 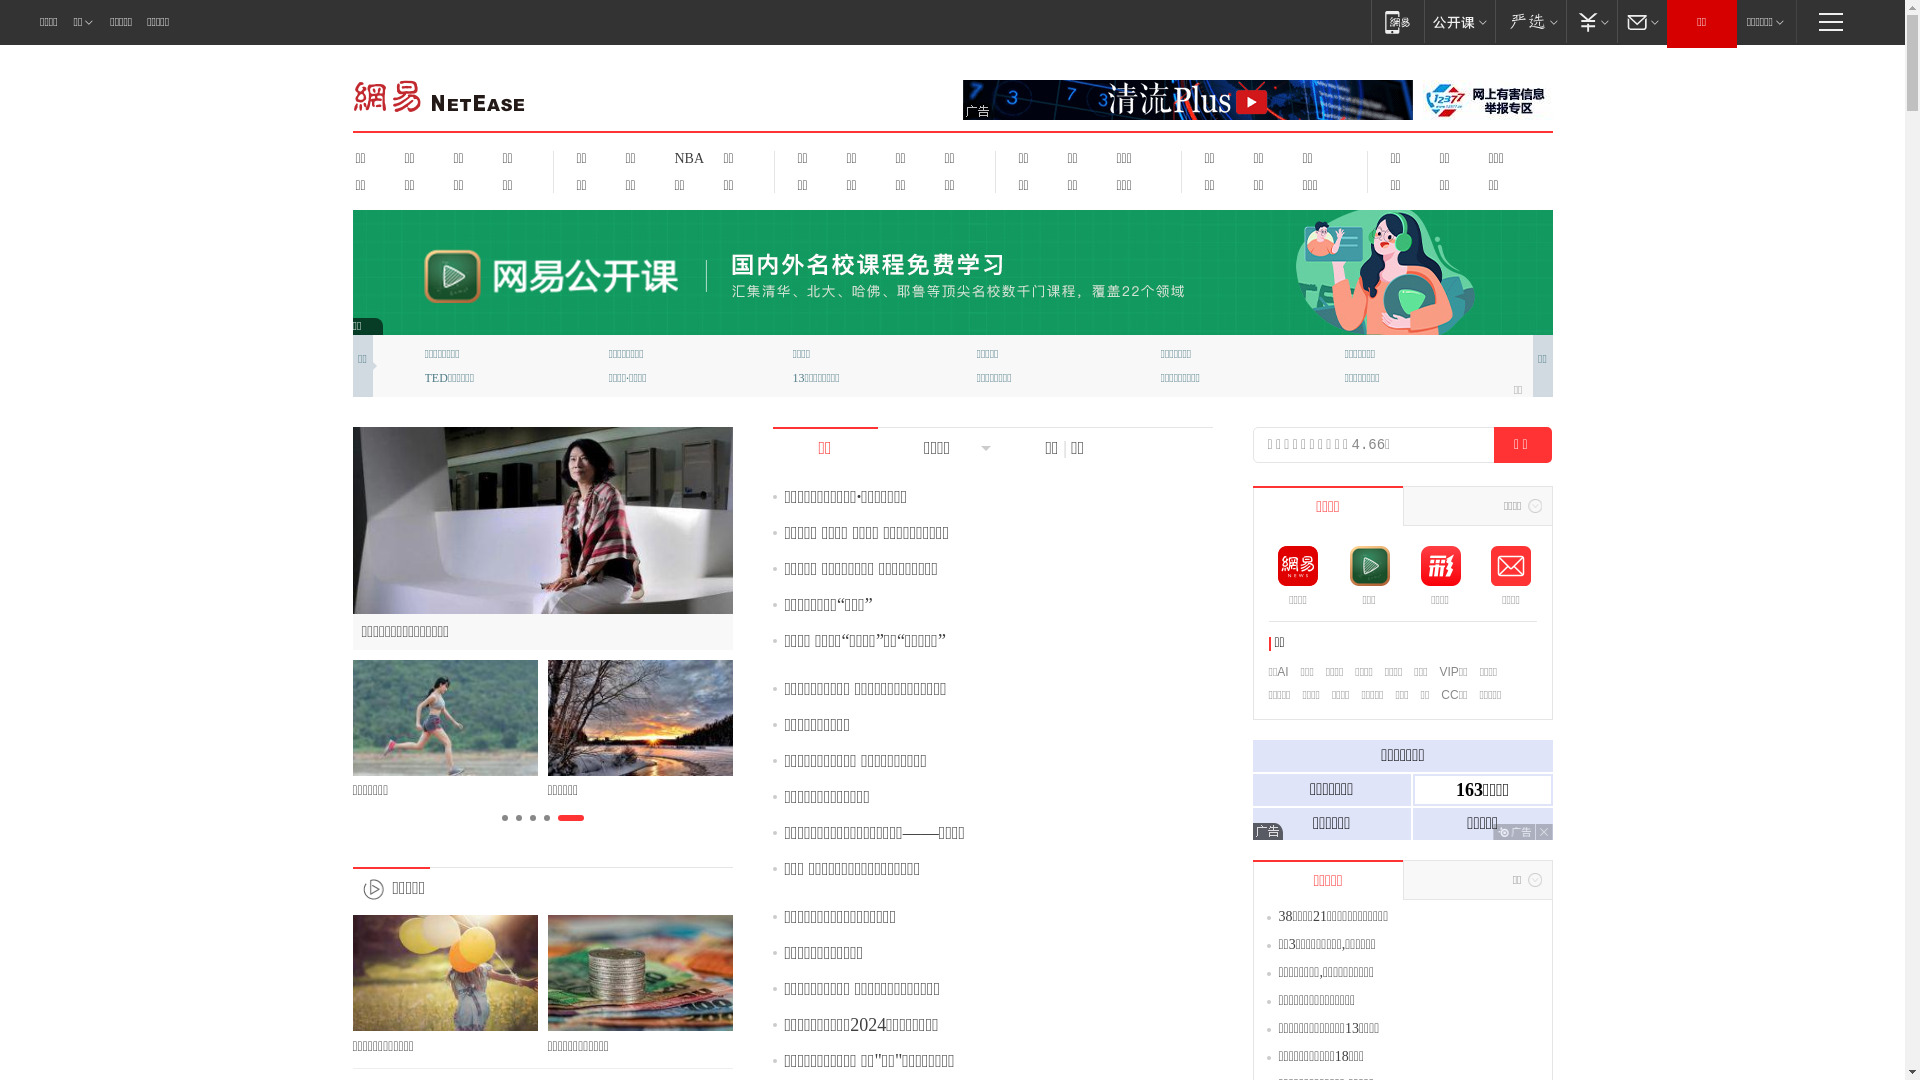 What do you see at coordinates (686, 157) in the screenshot?
I see `'NBA'` at bounding box center [686, 157].